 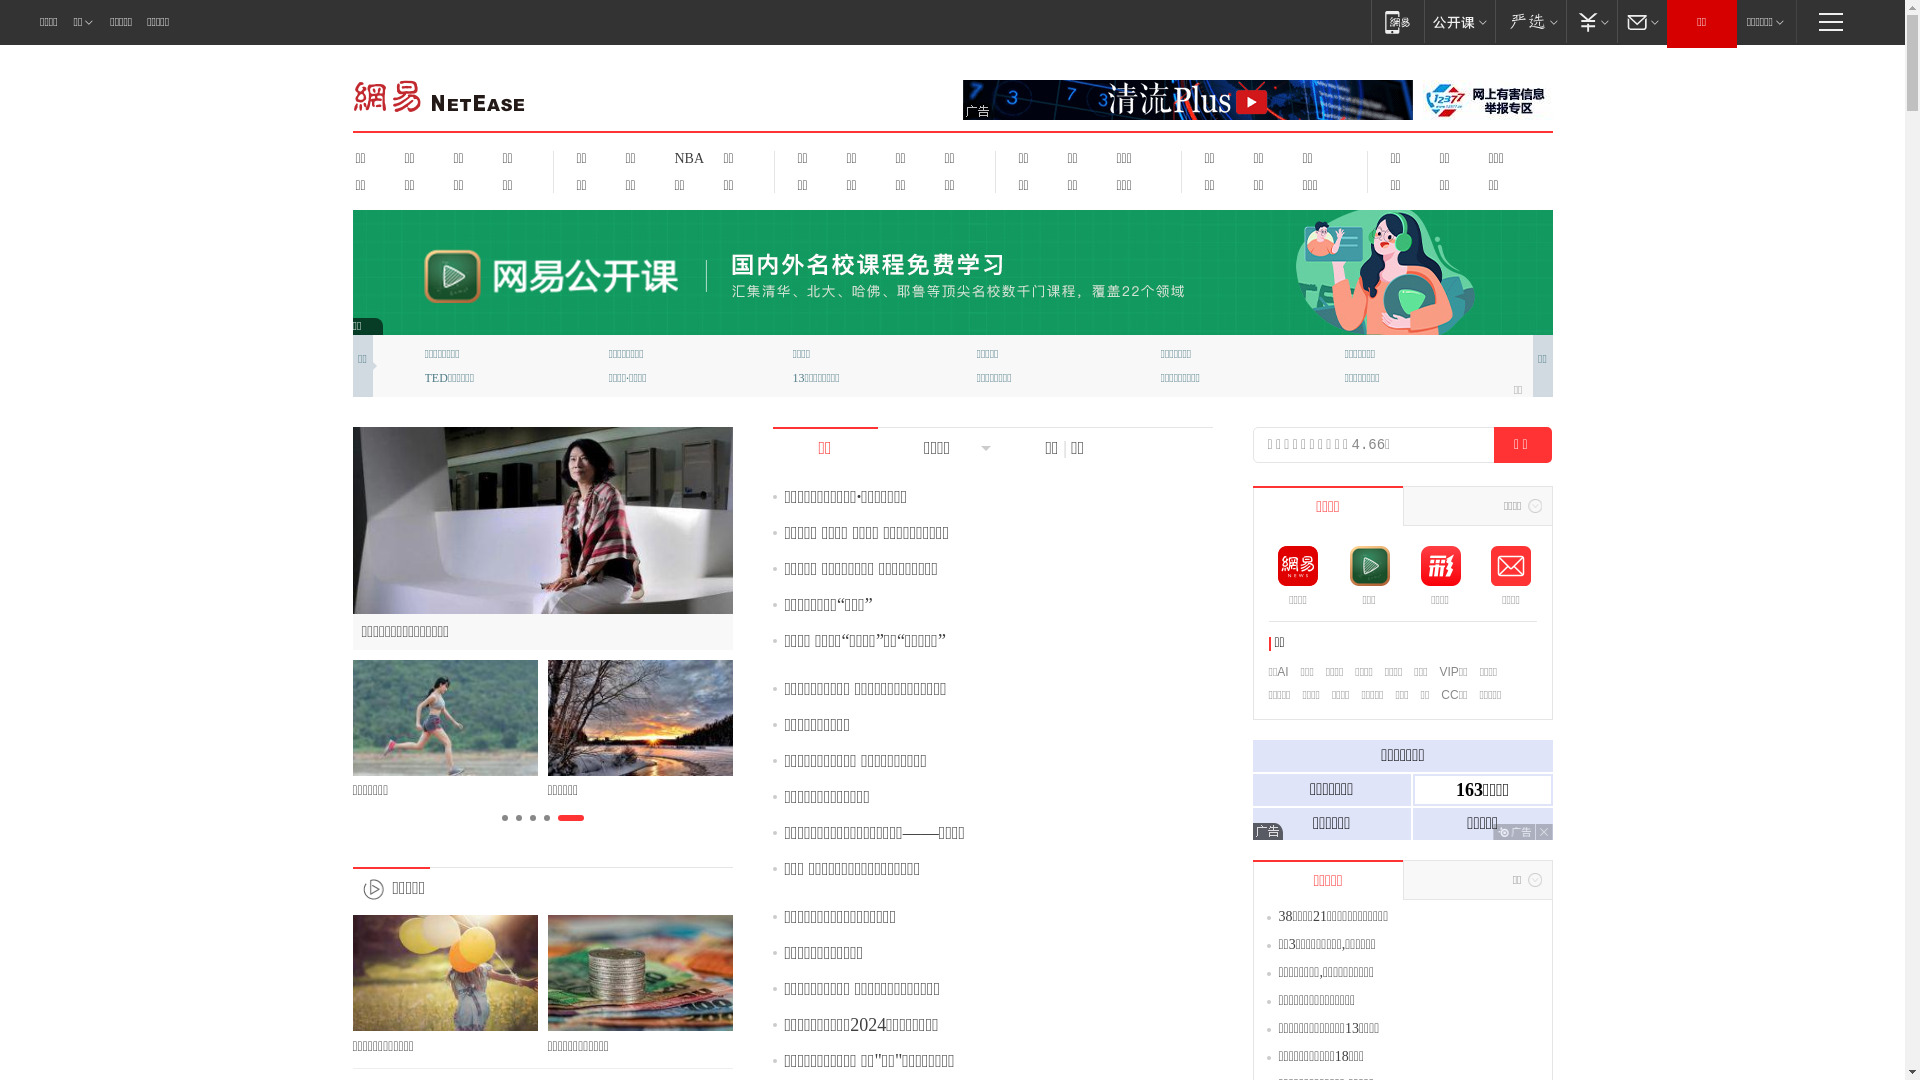 What do you see at coordinates (686, 157) in the screenshot?
I see `'NBA'` at bounding box center [686, 157].